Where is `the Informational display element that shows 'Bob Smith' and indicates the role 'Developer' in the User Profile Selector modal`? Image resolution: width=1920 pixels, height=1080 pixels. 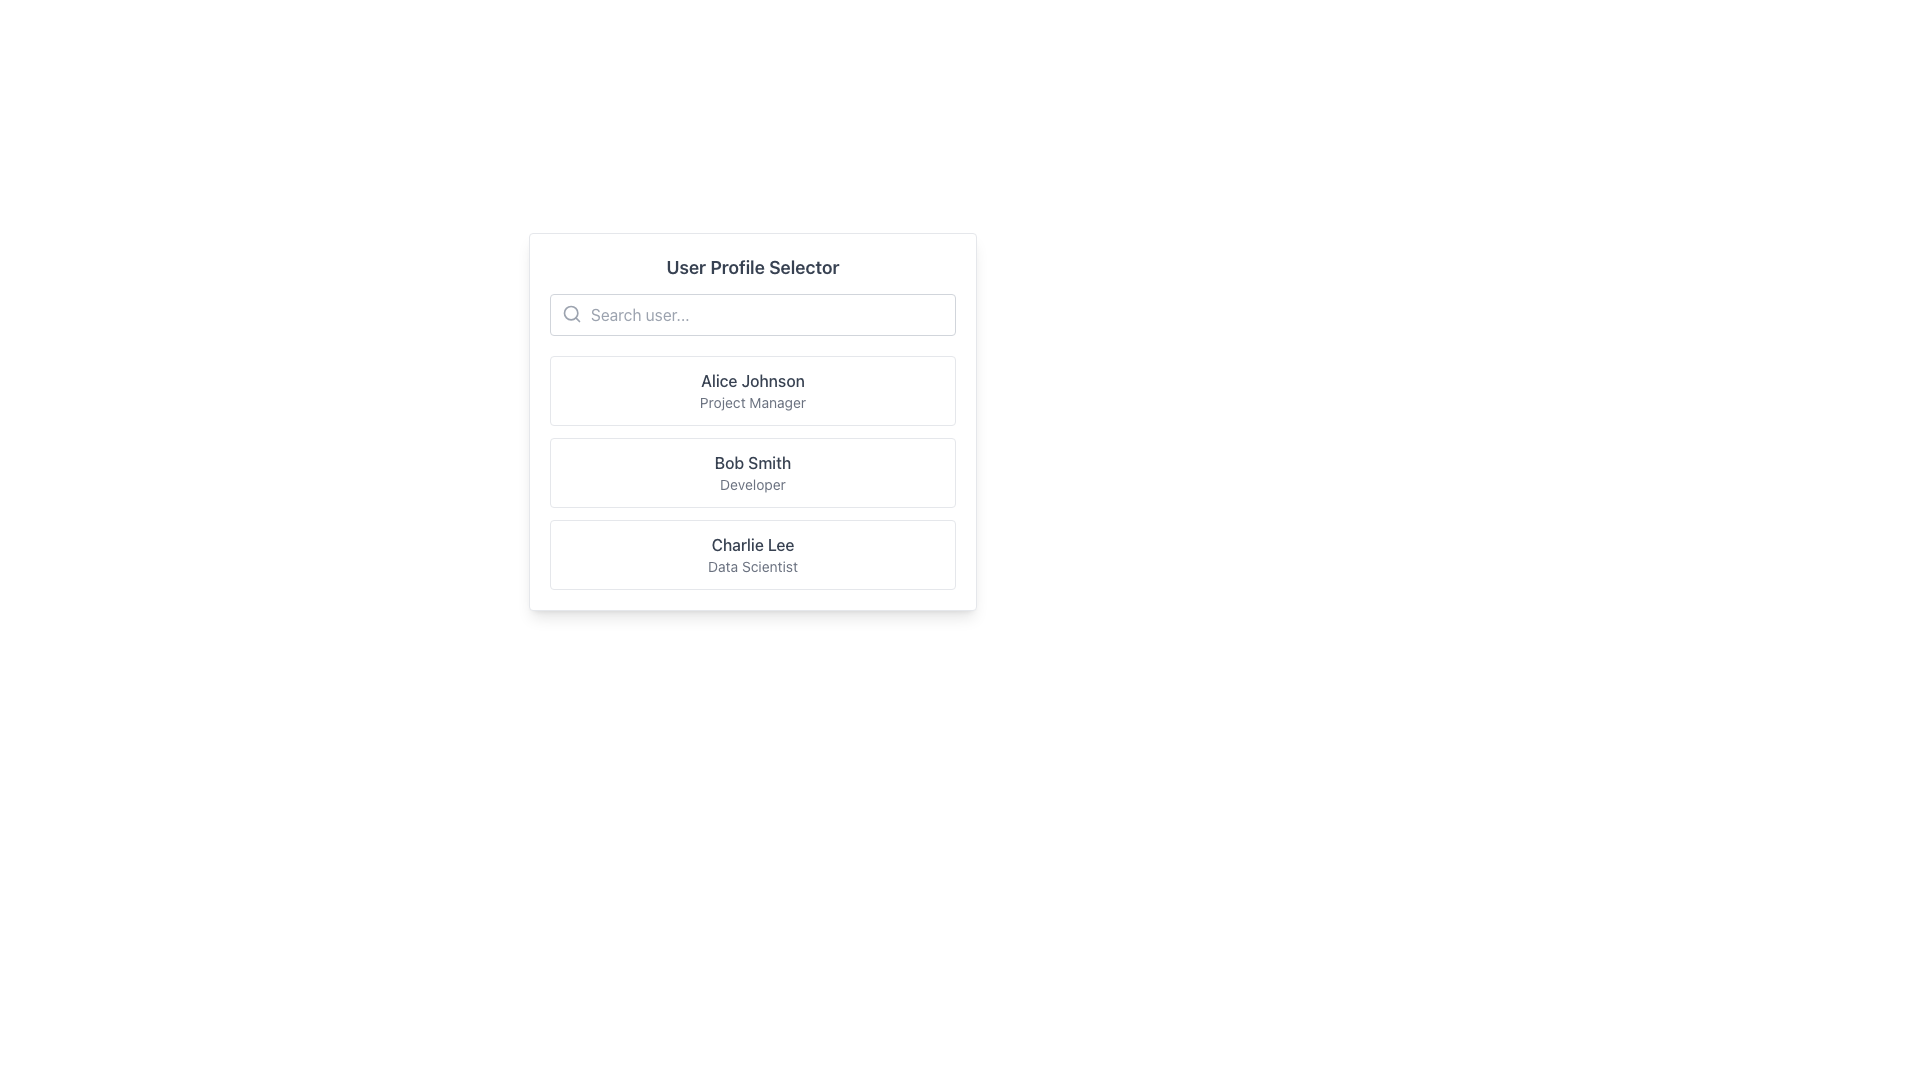
the Informational display element that shows 'Bob Smith' and indicates the role 'Developer' in the User Profile Selector modal is located at coordinates (752, 473).